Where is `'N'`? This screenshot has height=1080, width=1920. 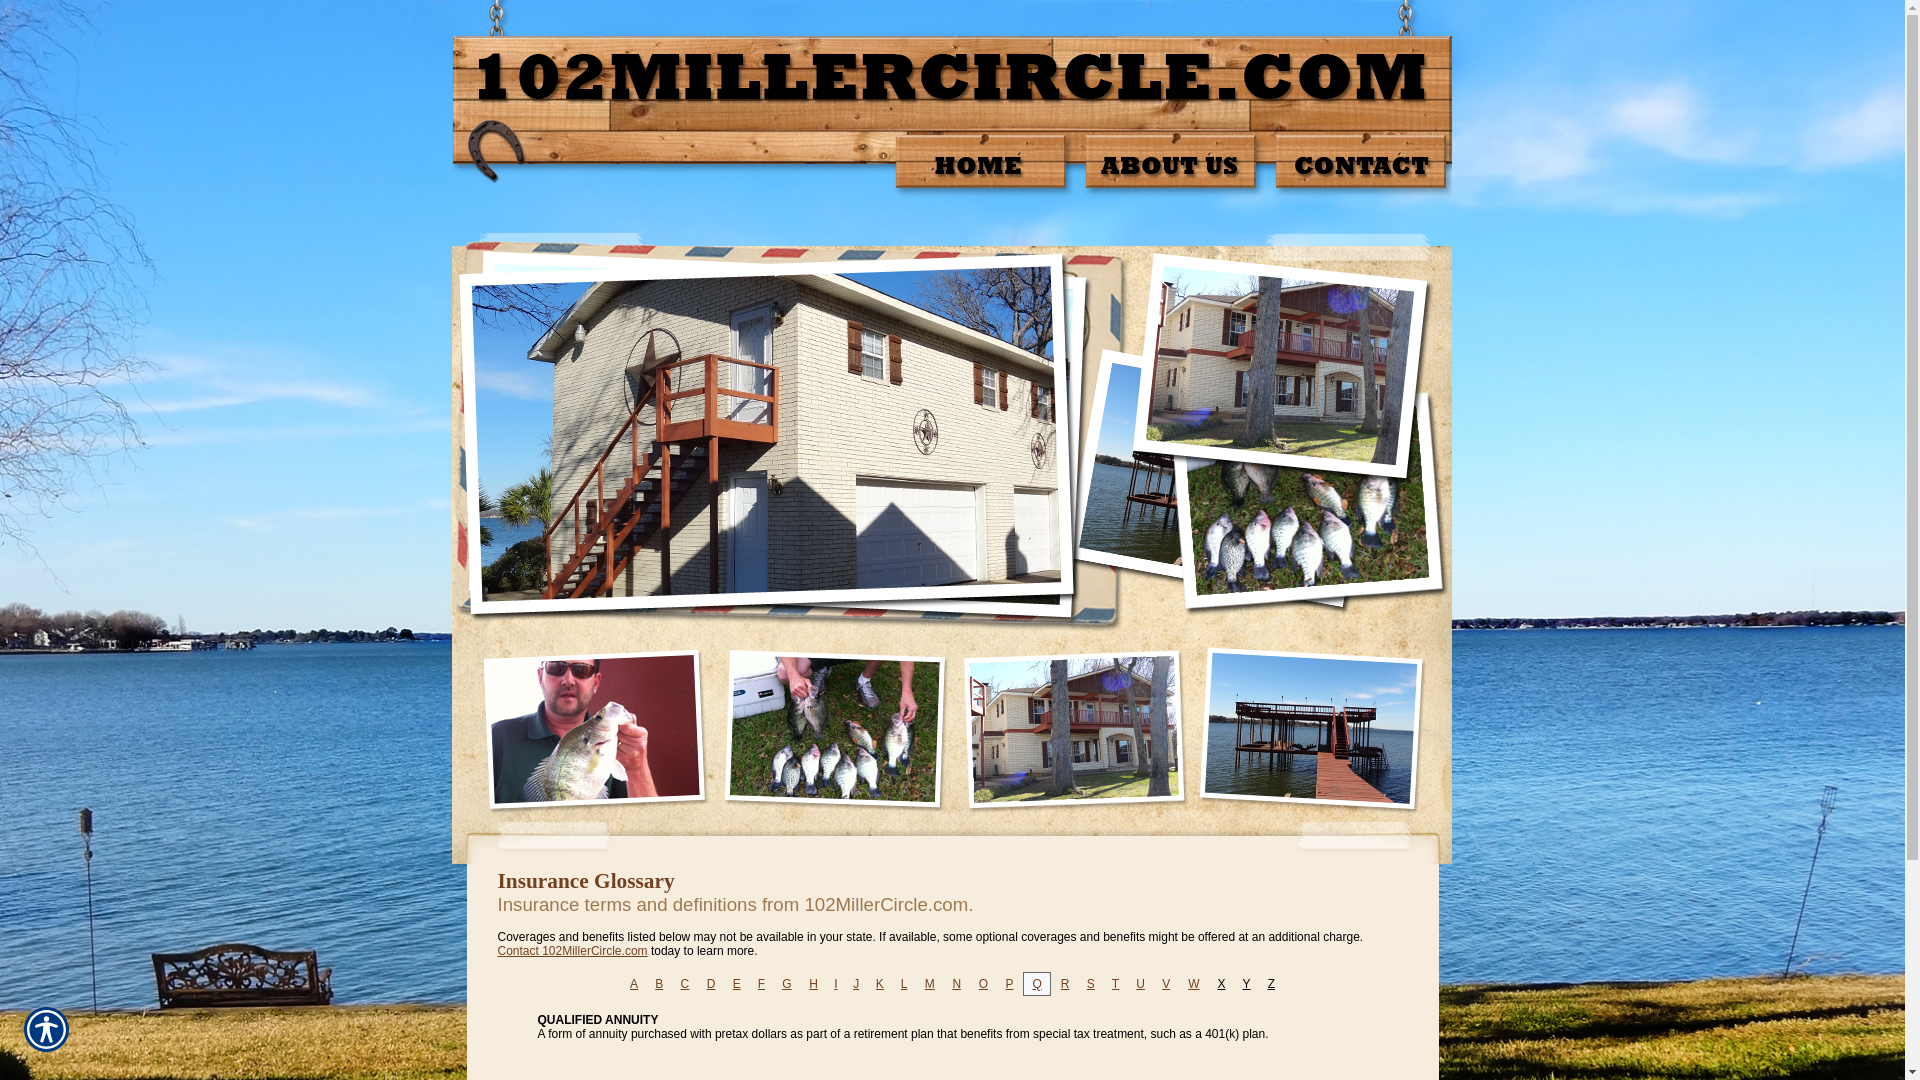 'N' is located at coordinates (955, 982).